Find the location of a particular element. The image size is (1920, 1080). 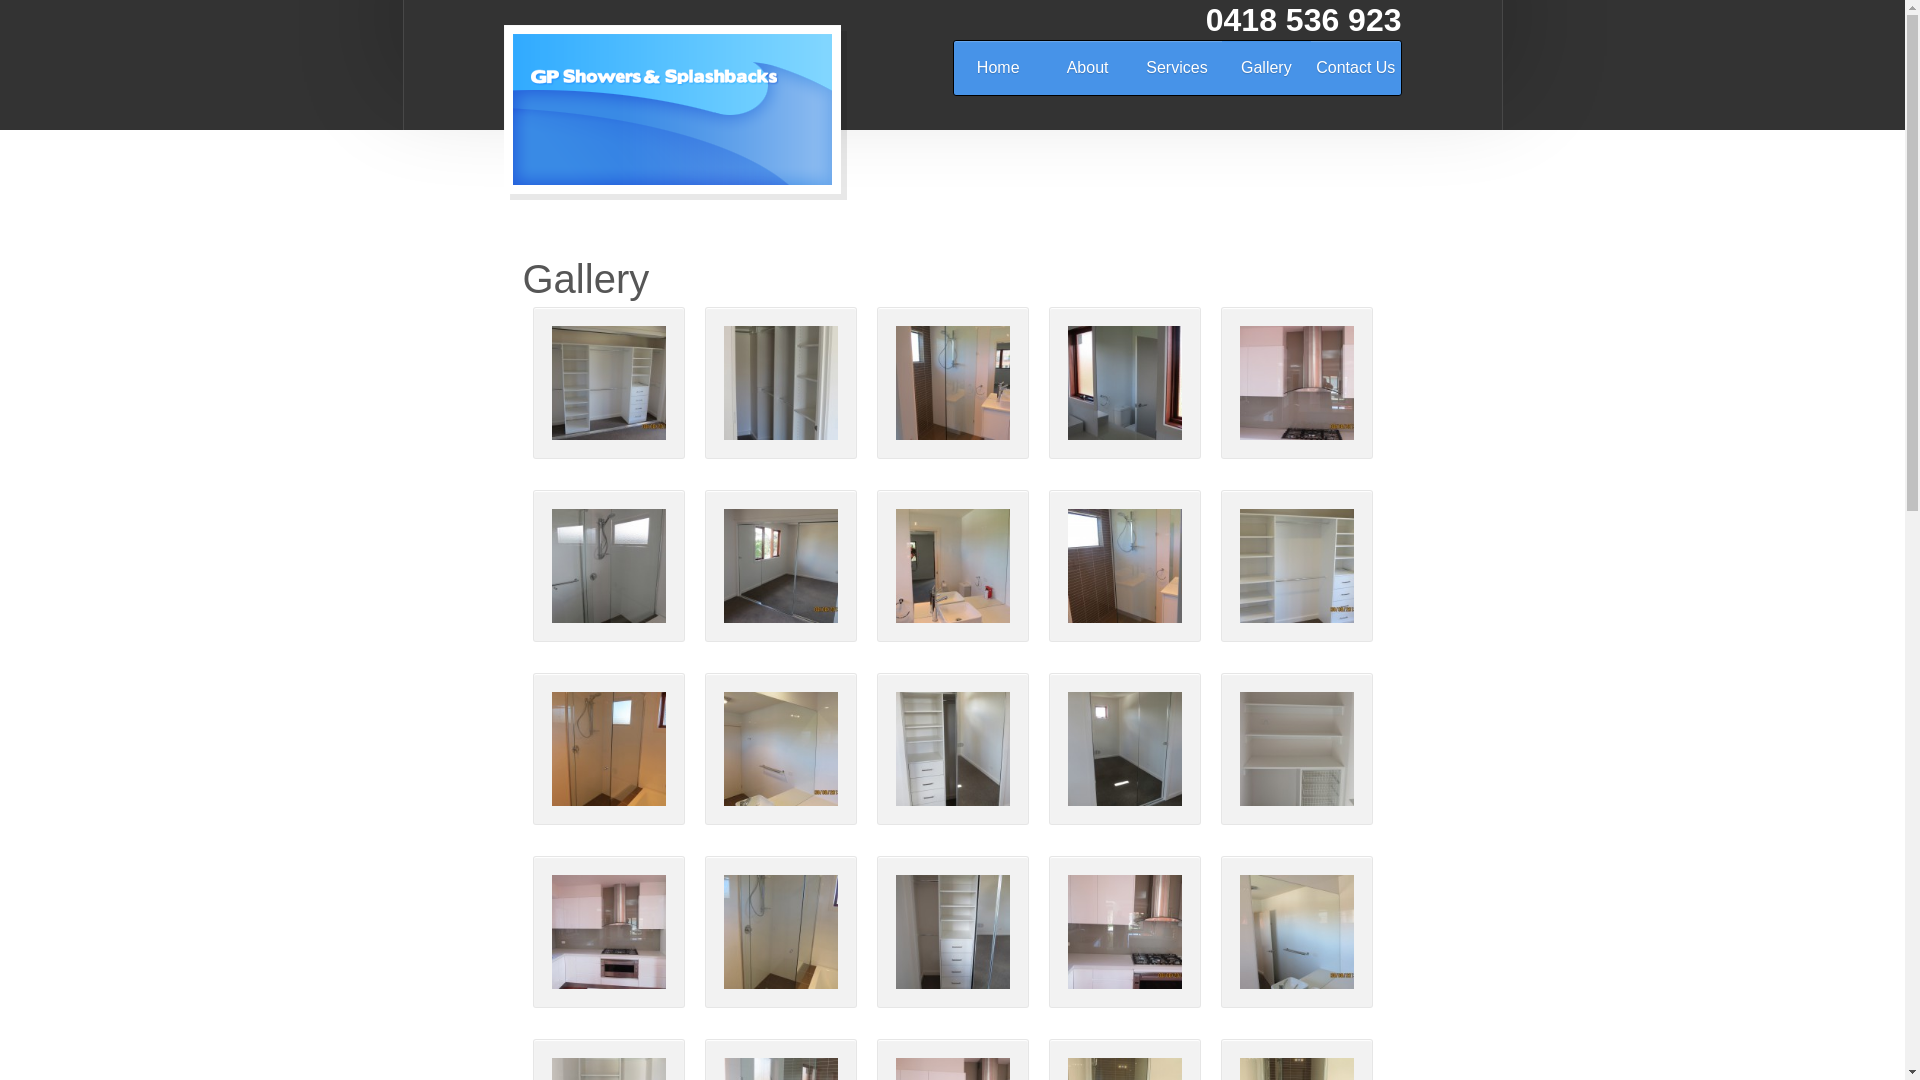

'Contact Us' is located at coordinates (1310, 67).